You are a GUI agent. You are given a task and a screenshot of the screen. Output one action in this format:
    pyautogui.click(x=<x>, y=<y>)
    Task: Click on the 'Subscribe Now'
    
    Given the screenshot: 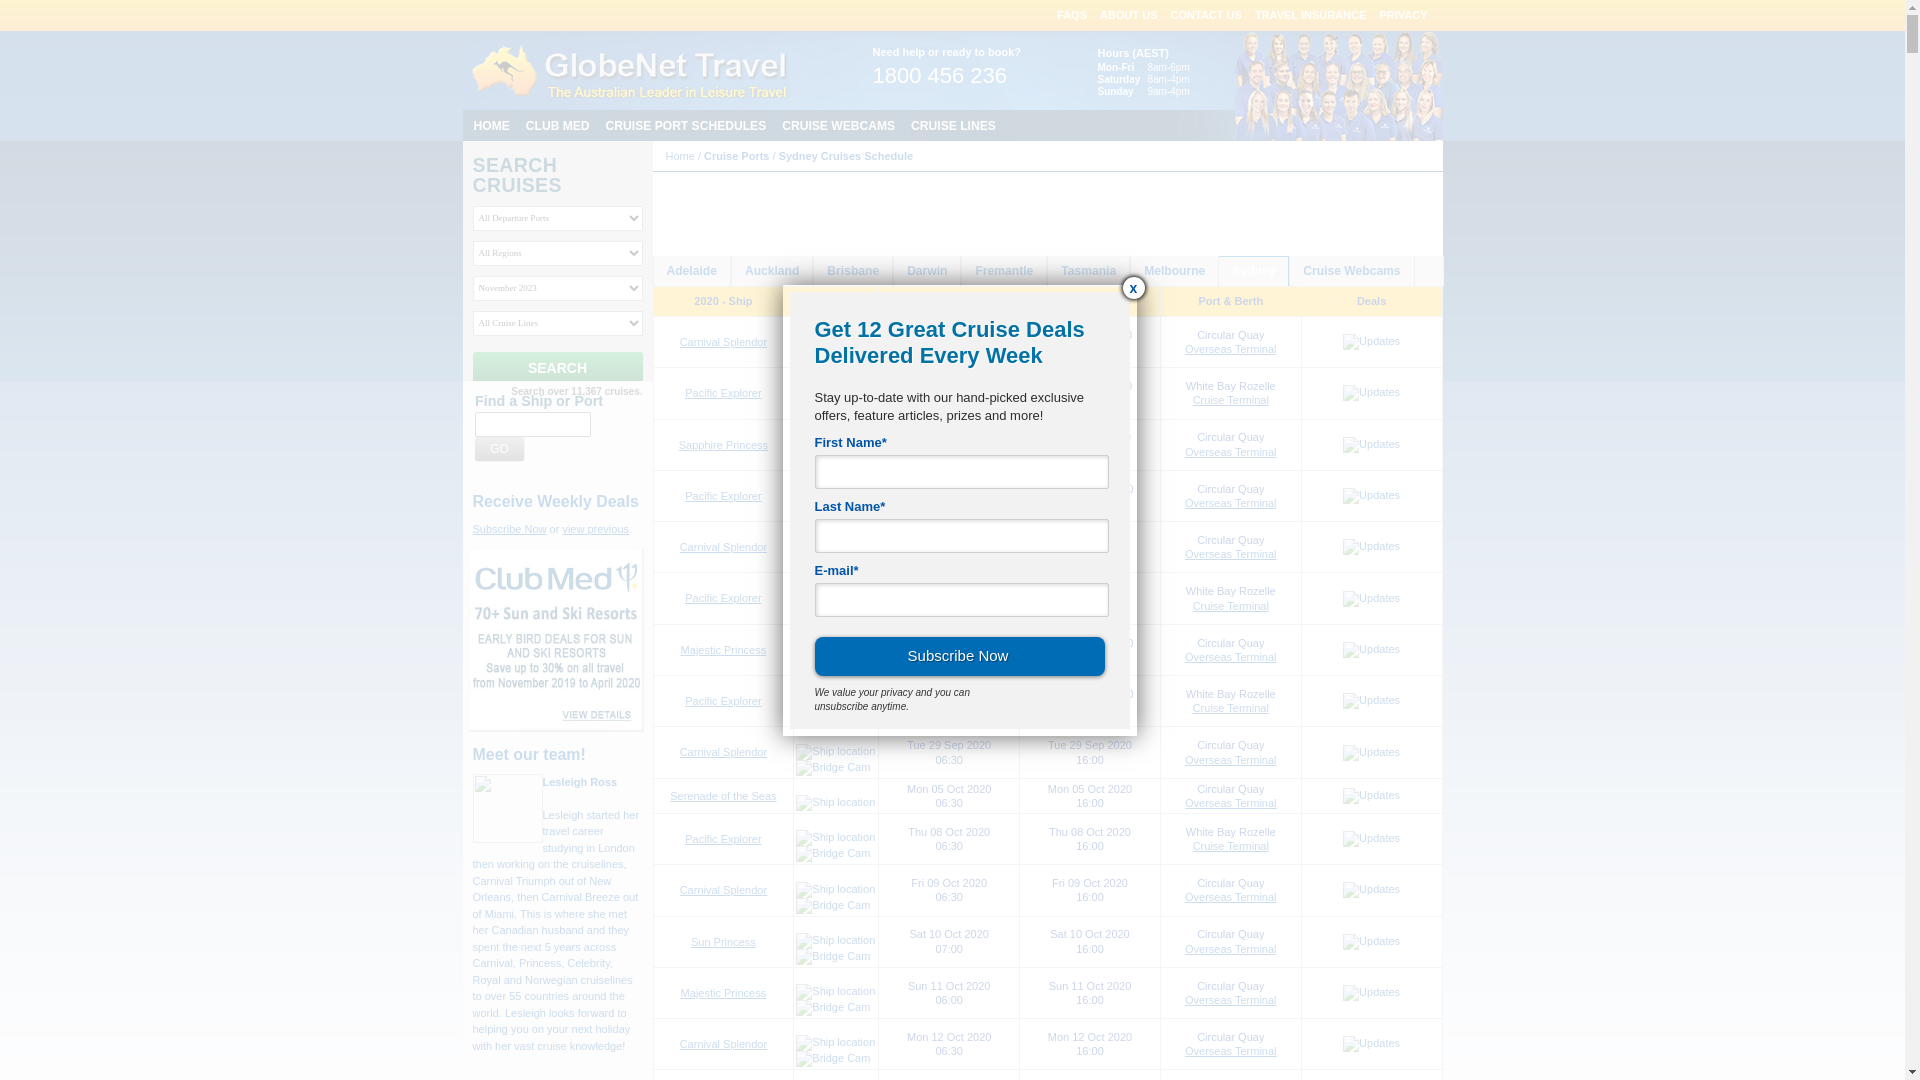 What is the action you would take?
    pyautogui.click(x=508, y=527)
    